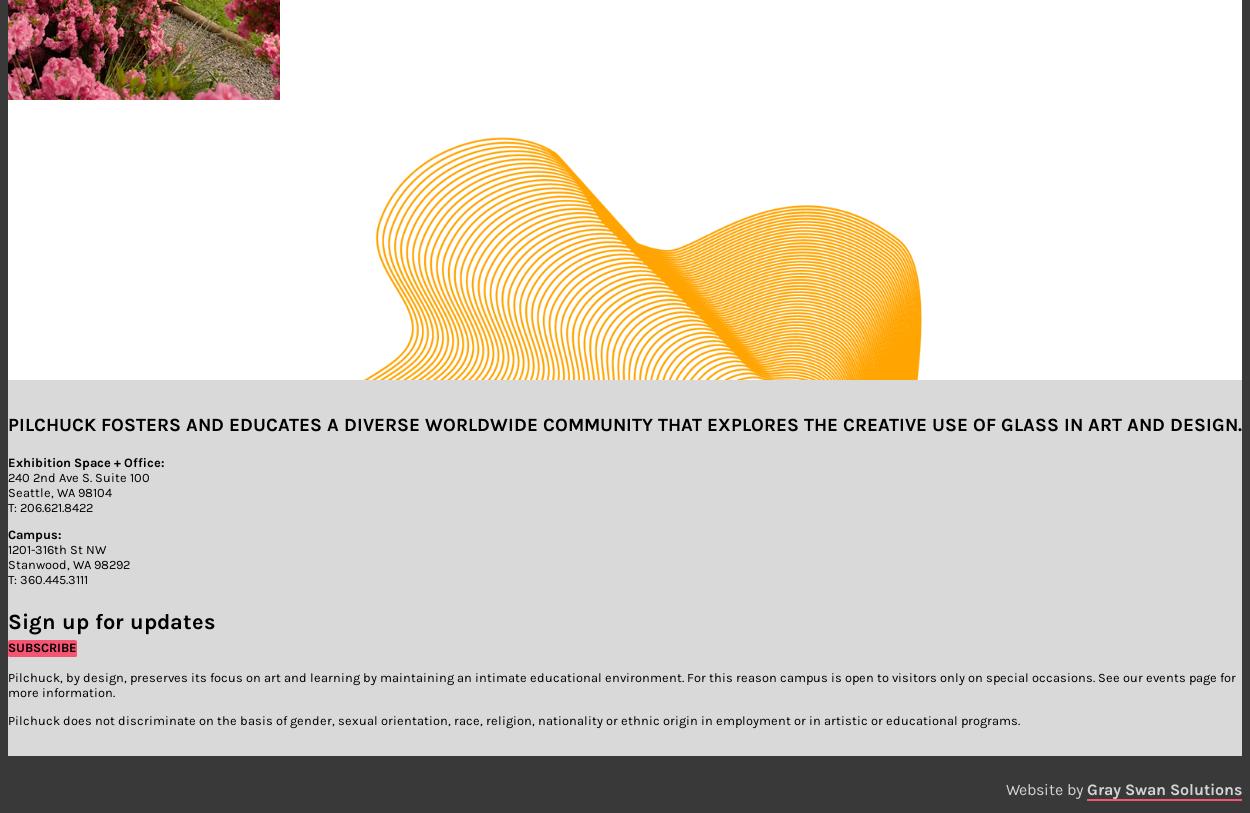 The image size is (1250, 813). What do you see at coordinates (57, 549) in the screenshot?
I see `'1201-316th St NW'` at bounding box center [57, 549].